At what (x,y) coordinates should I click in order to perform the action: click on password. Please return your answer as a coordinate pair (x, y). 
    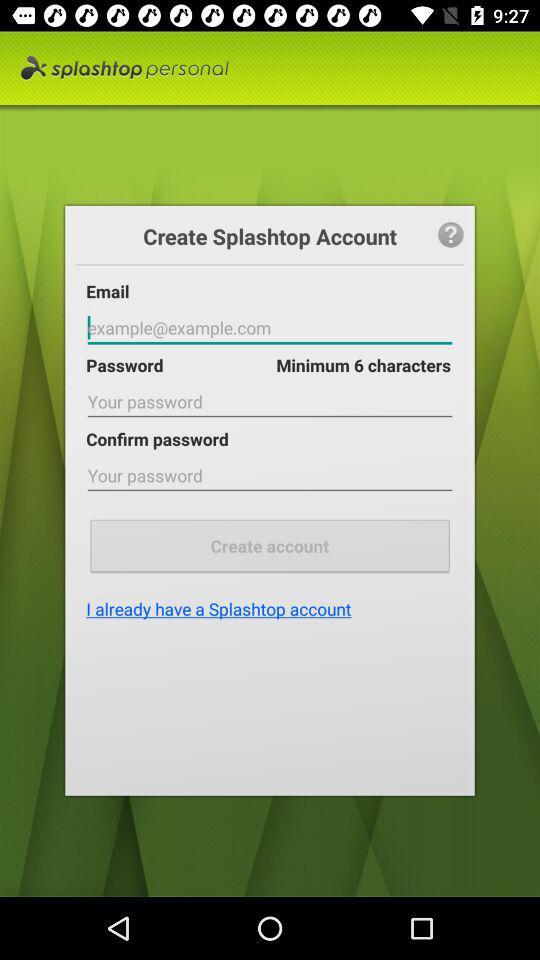
    Looking at the image, I should click on (270, 328).